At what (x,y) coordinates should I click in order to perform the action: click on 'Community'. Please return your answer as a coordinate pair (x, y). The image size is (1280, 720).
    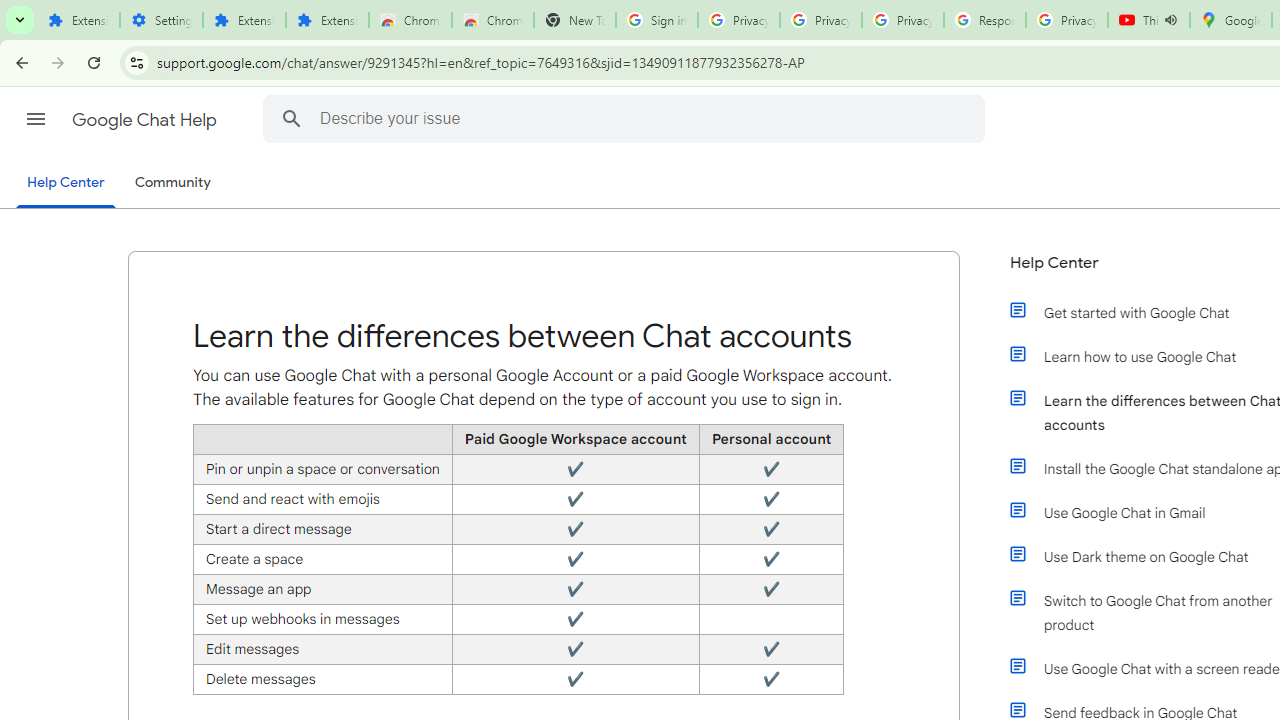
    Looking at the image, I should click on (172, 183).